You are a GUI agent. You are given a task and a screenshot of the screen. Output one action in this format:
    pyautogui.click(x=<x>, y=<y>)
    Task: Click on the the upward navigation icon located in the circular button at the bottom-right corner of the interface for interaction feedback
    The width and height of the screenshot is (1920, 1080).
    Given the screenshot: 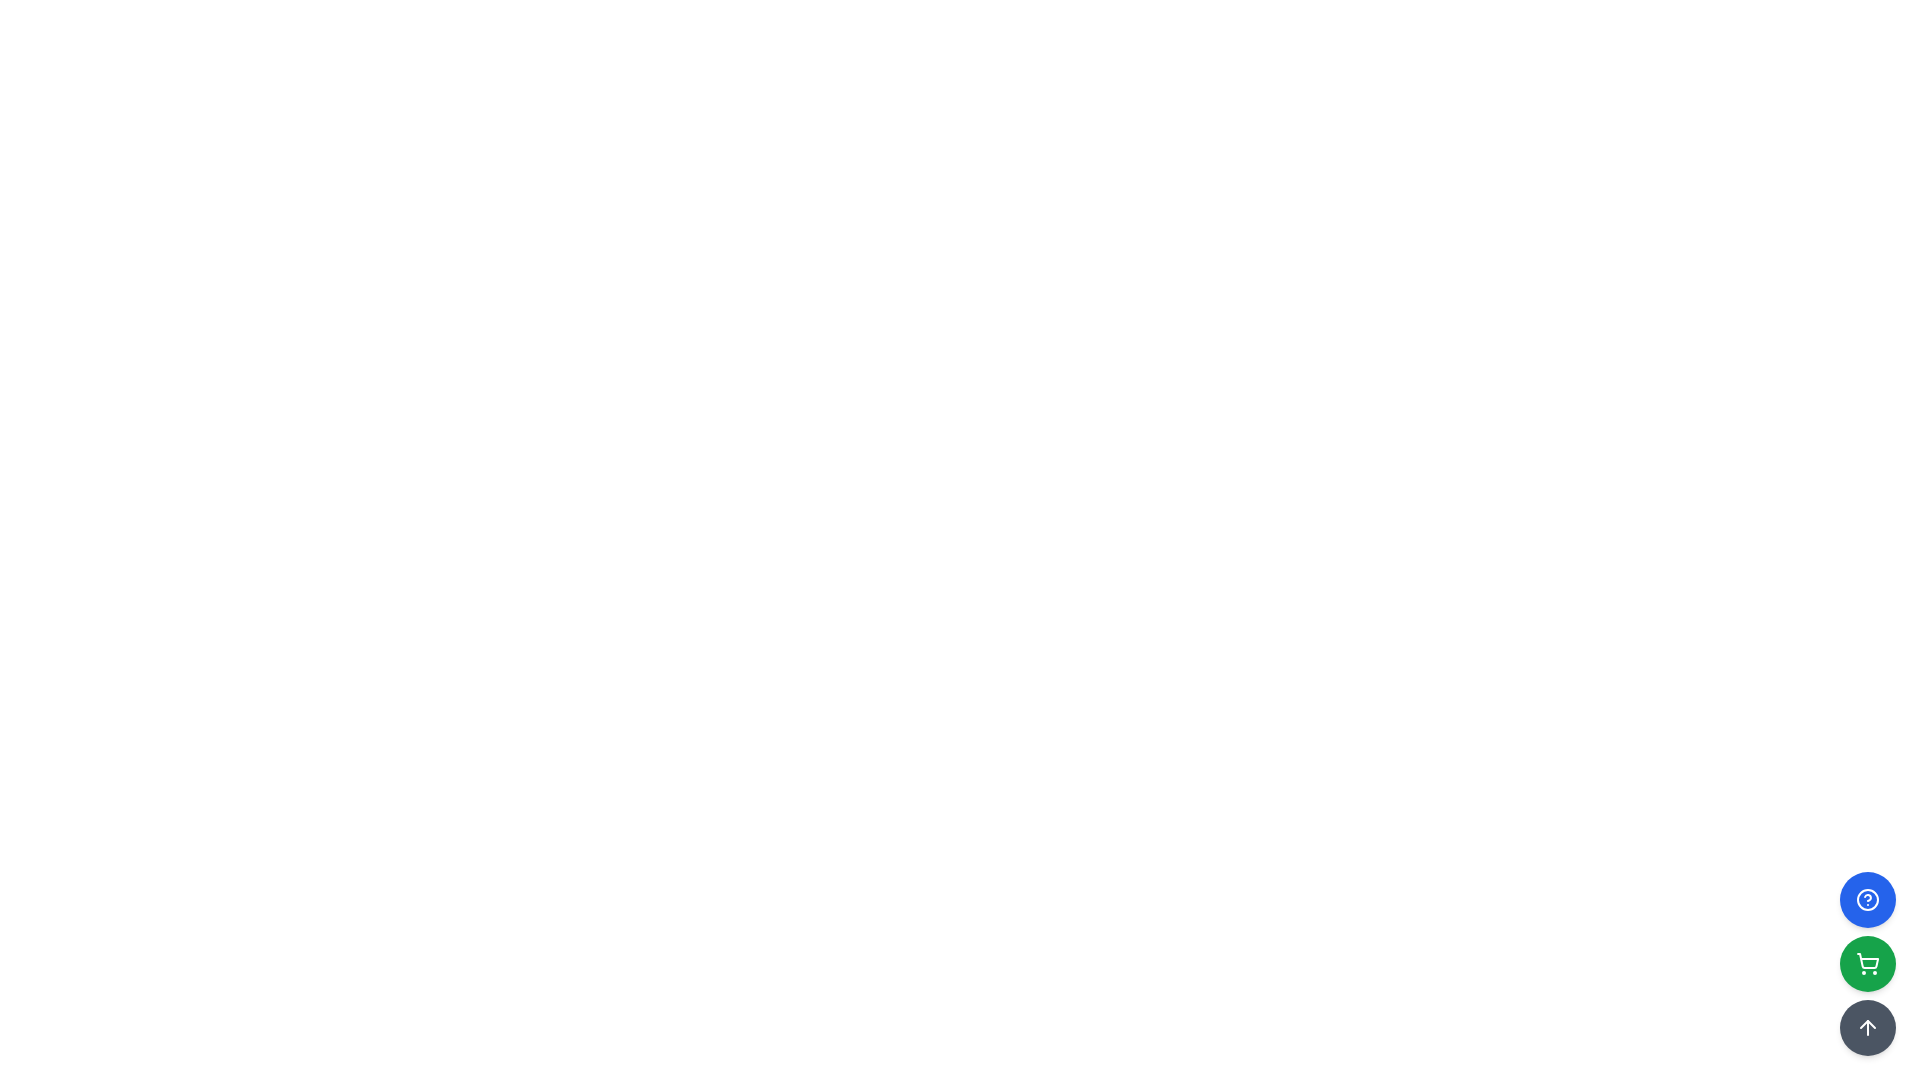 What is the action you would take?
    pyautogui.click(x=1866, y=1028)
    